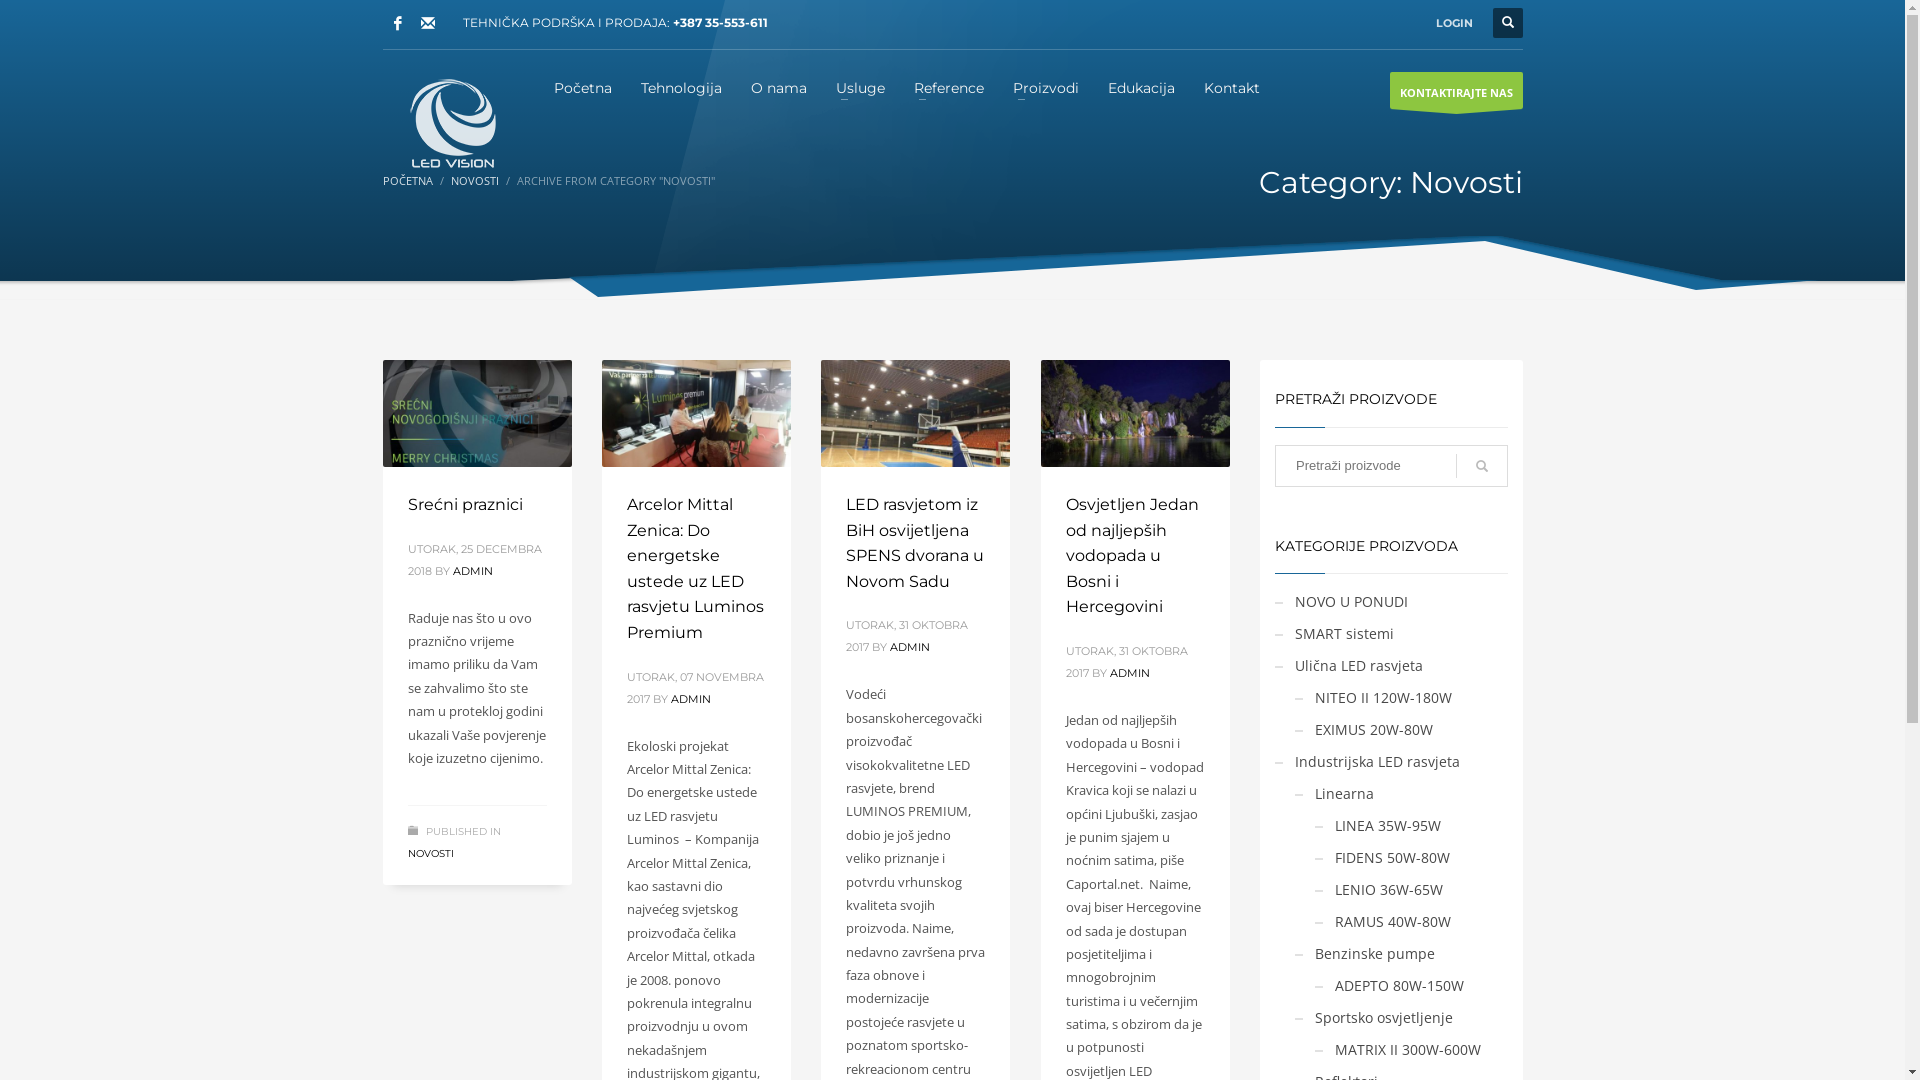 Image resolution: width=1920 pixels, height=1080 pixels. What do you see at coordinates (1295, 1017) in the screenshot?
I see `'Sportsko osvjetljenje'` at bounding box center [1295, 1017].